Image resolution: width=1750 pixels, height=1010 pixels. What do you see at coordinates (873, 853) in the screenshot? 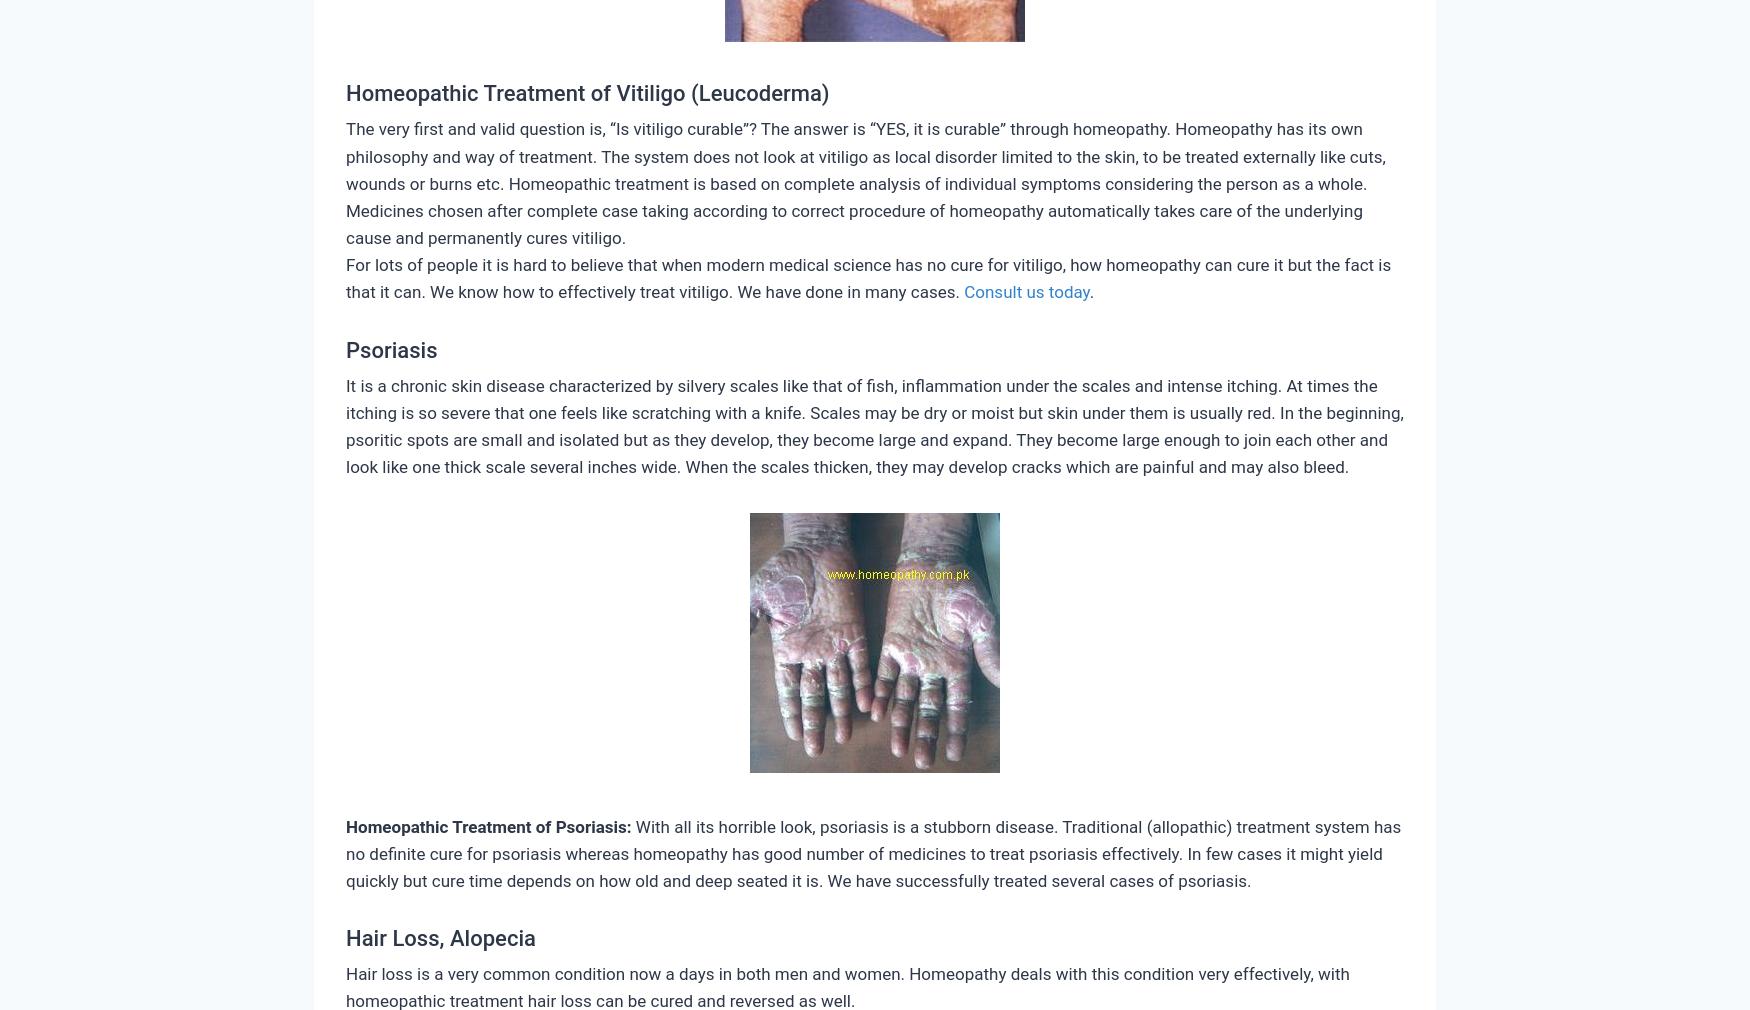
I see `'With all its horrible look, psoriasis is a stubborn disease. Traditional (allopathic) treatment system has no definite cure for psoriasis whereas homeopathy has good number of medicines to treat psoriasis effectively. In few cases it might yield quickly but cure time depends on how old and deep seated it is. We have successfully treated several cases of psoriasis.'` at bounding box center [873, 853].